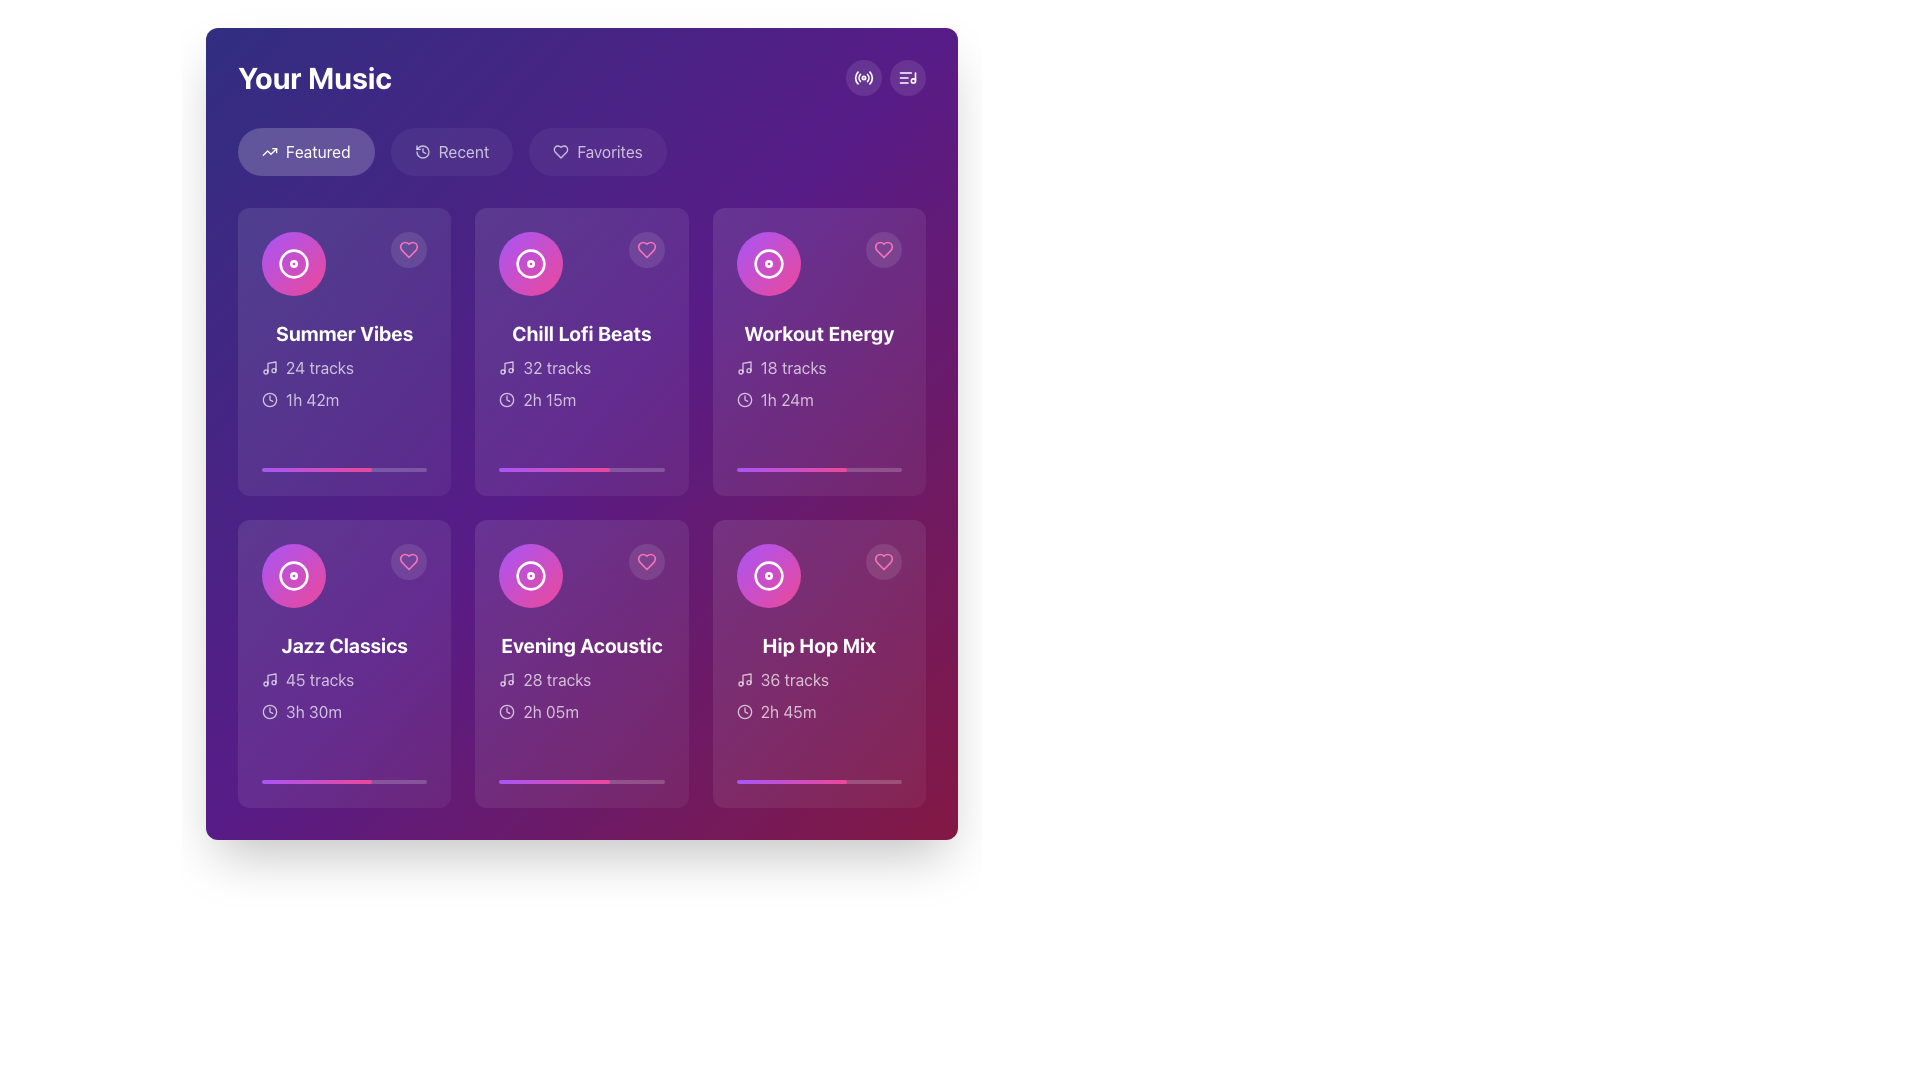  What do you see at coordinates (344, 333) in the screenshot?
I see `text content of the title label for the playlist located in the top-left card of the grid under the 'Featured' tab` at bounding box center [344, 333].